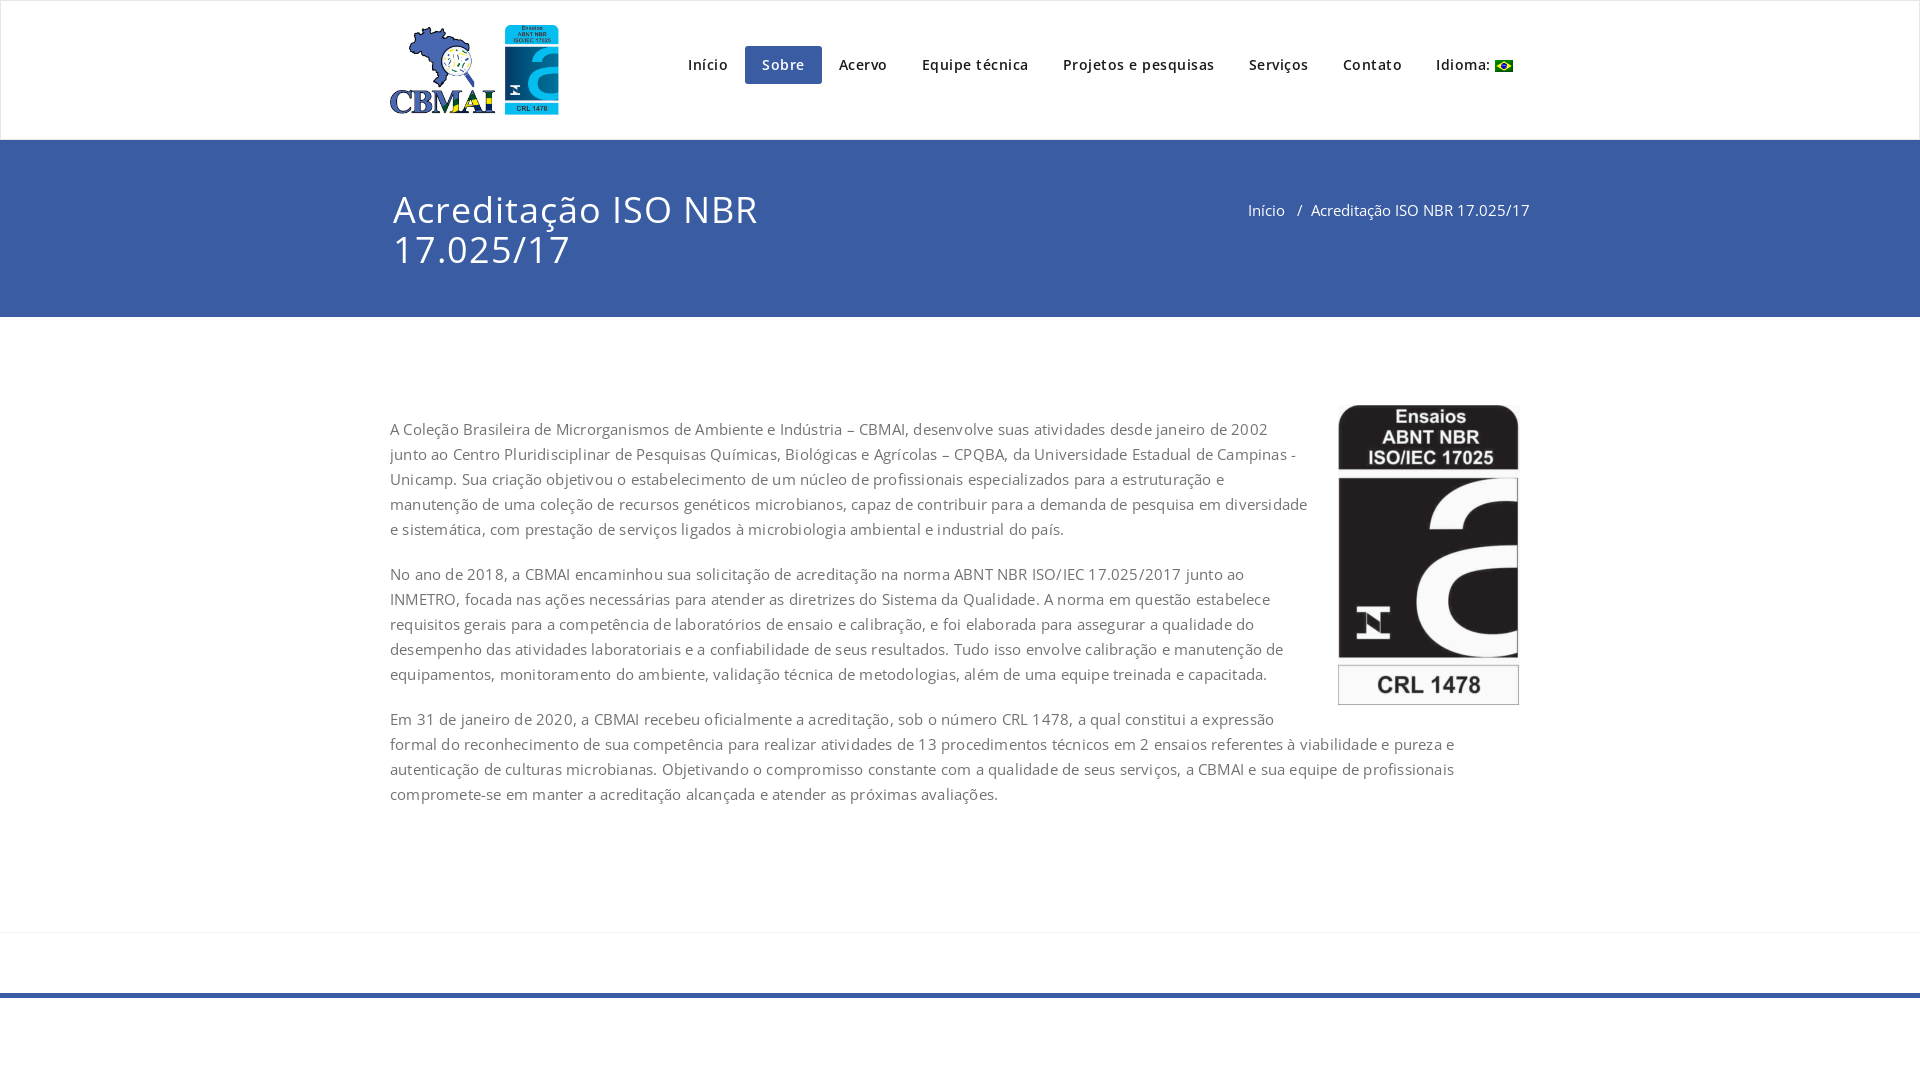  I want to click on 'Appointment', so click(473, 68).